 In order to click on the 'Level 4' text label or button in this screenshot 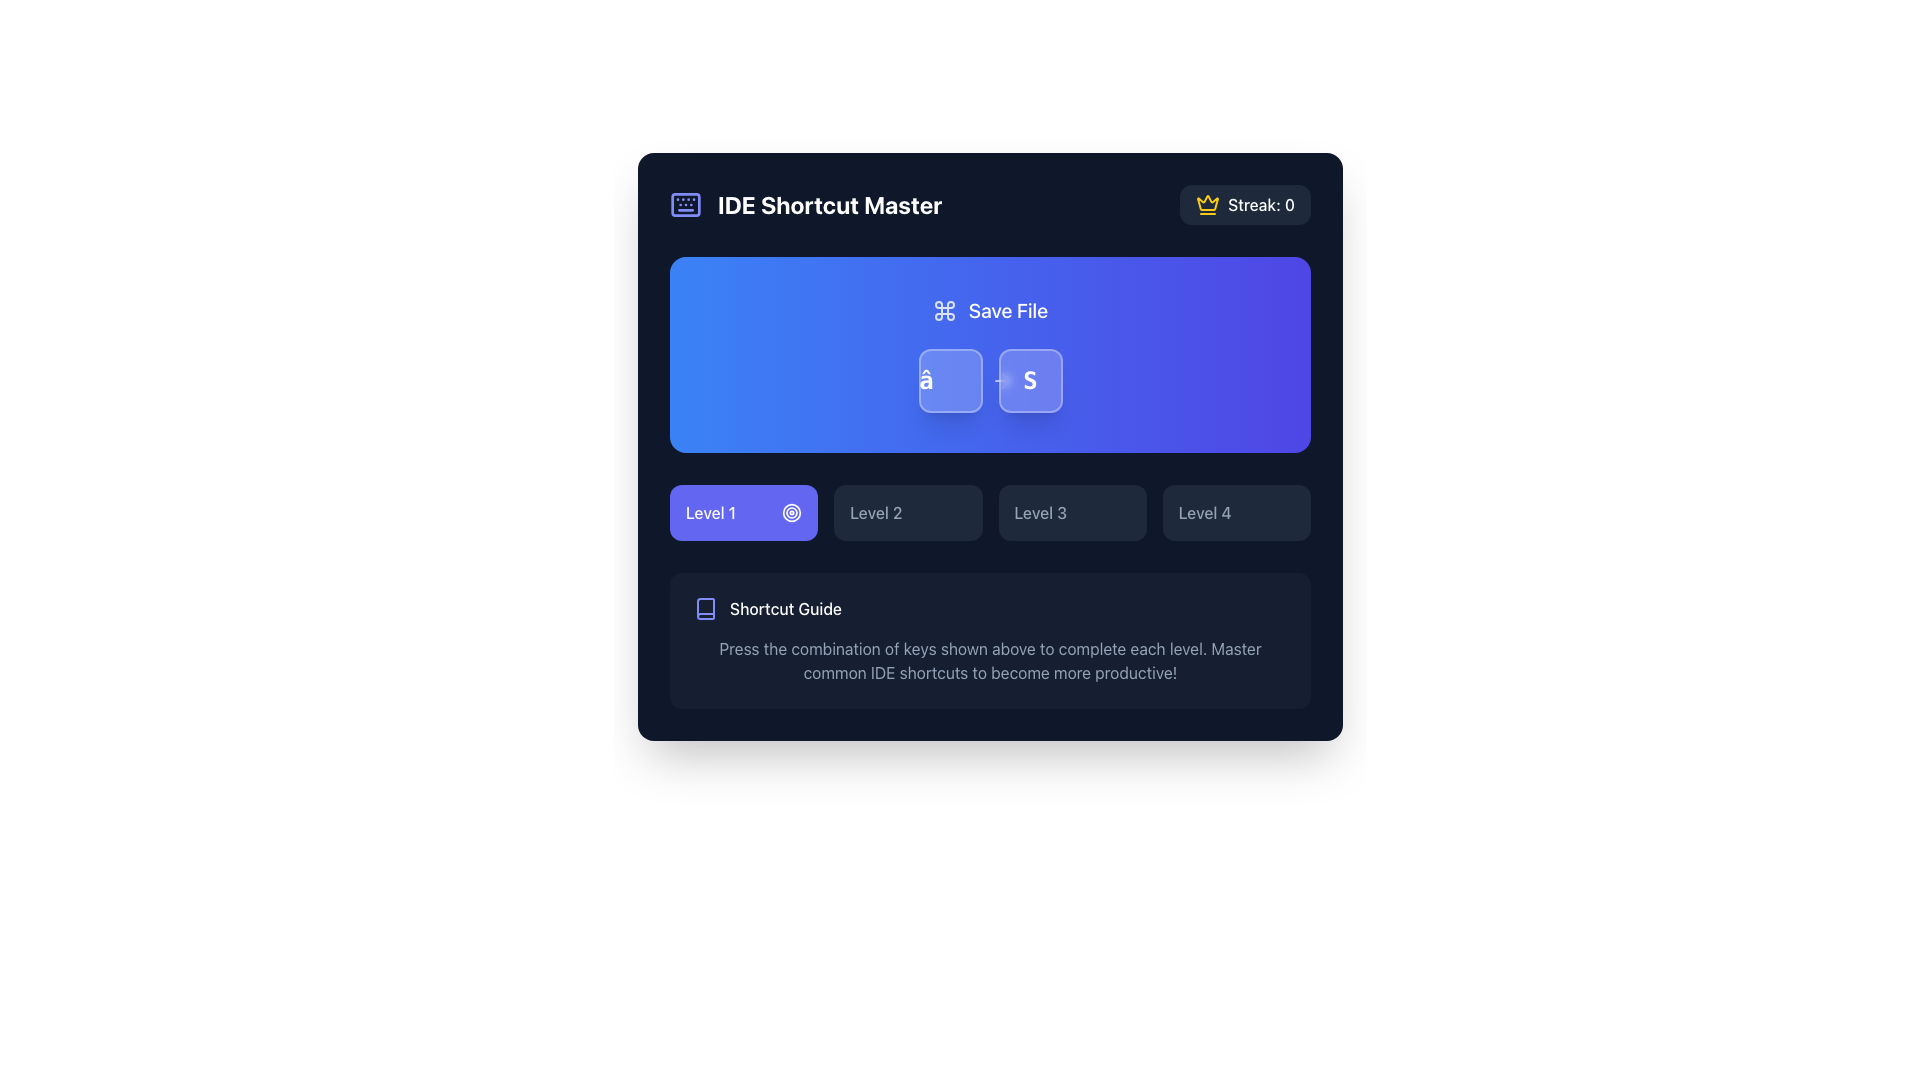, I will do `click(1204, 512)`.